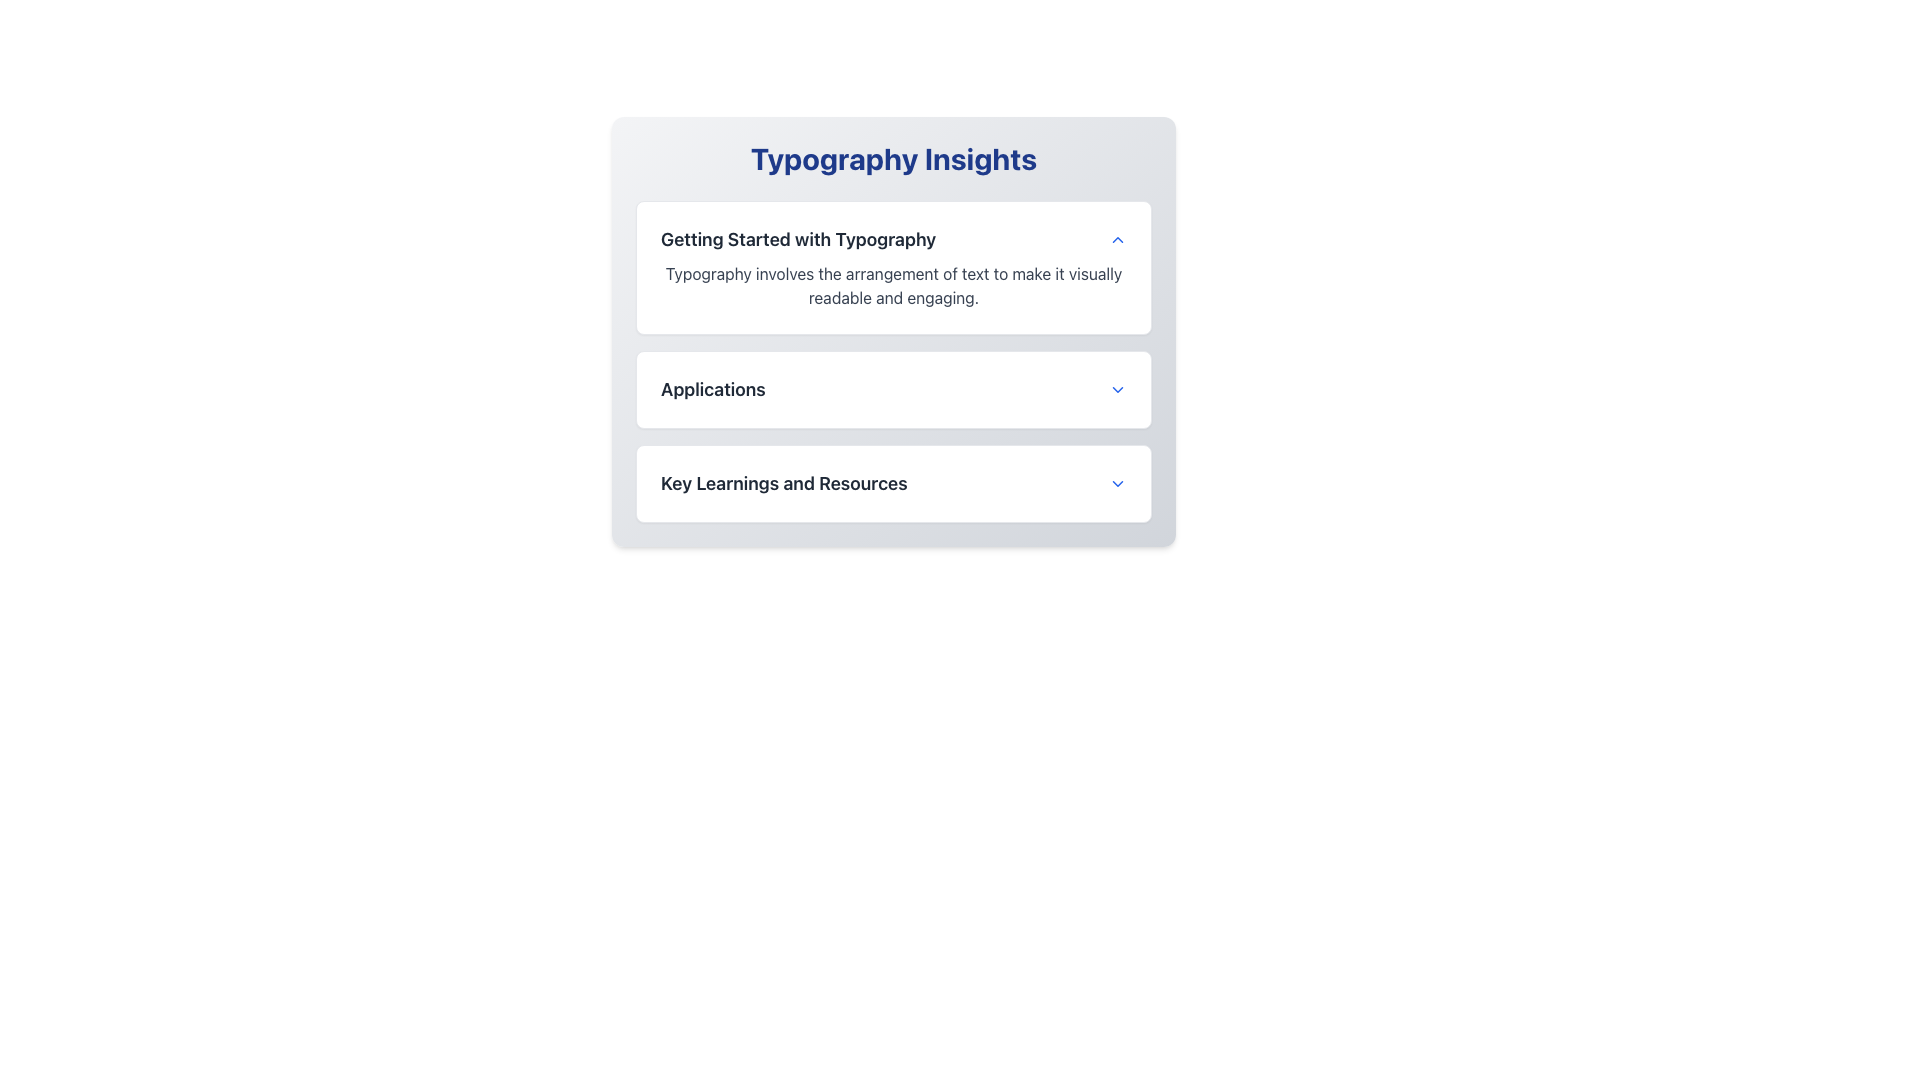 The height and width of the screenshot is (1080, 1920). Describe the element at coordinates (1117, 483) in the screenshot. I see `the blue downward-pointing arrow-shaped button located to the right of the text 'Key Learnings and Resources'` at that location.